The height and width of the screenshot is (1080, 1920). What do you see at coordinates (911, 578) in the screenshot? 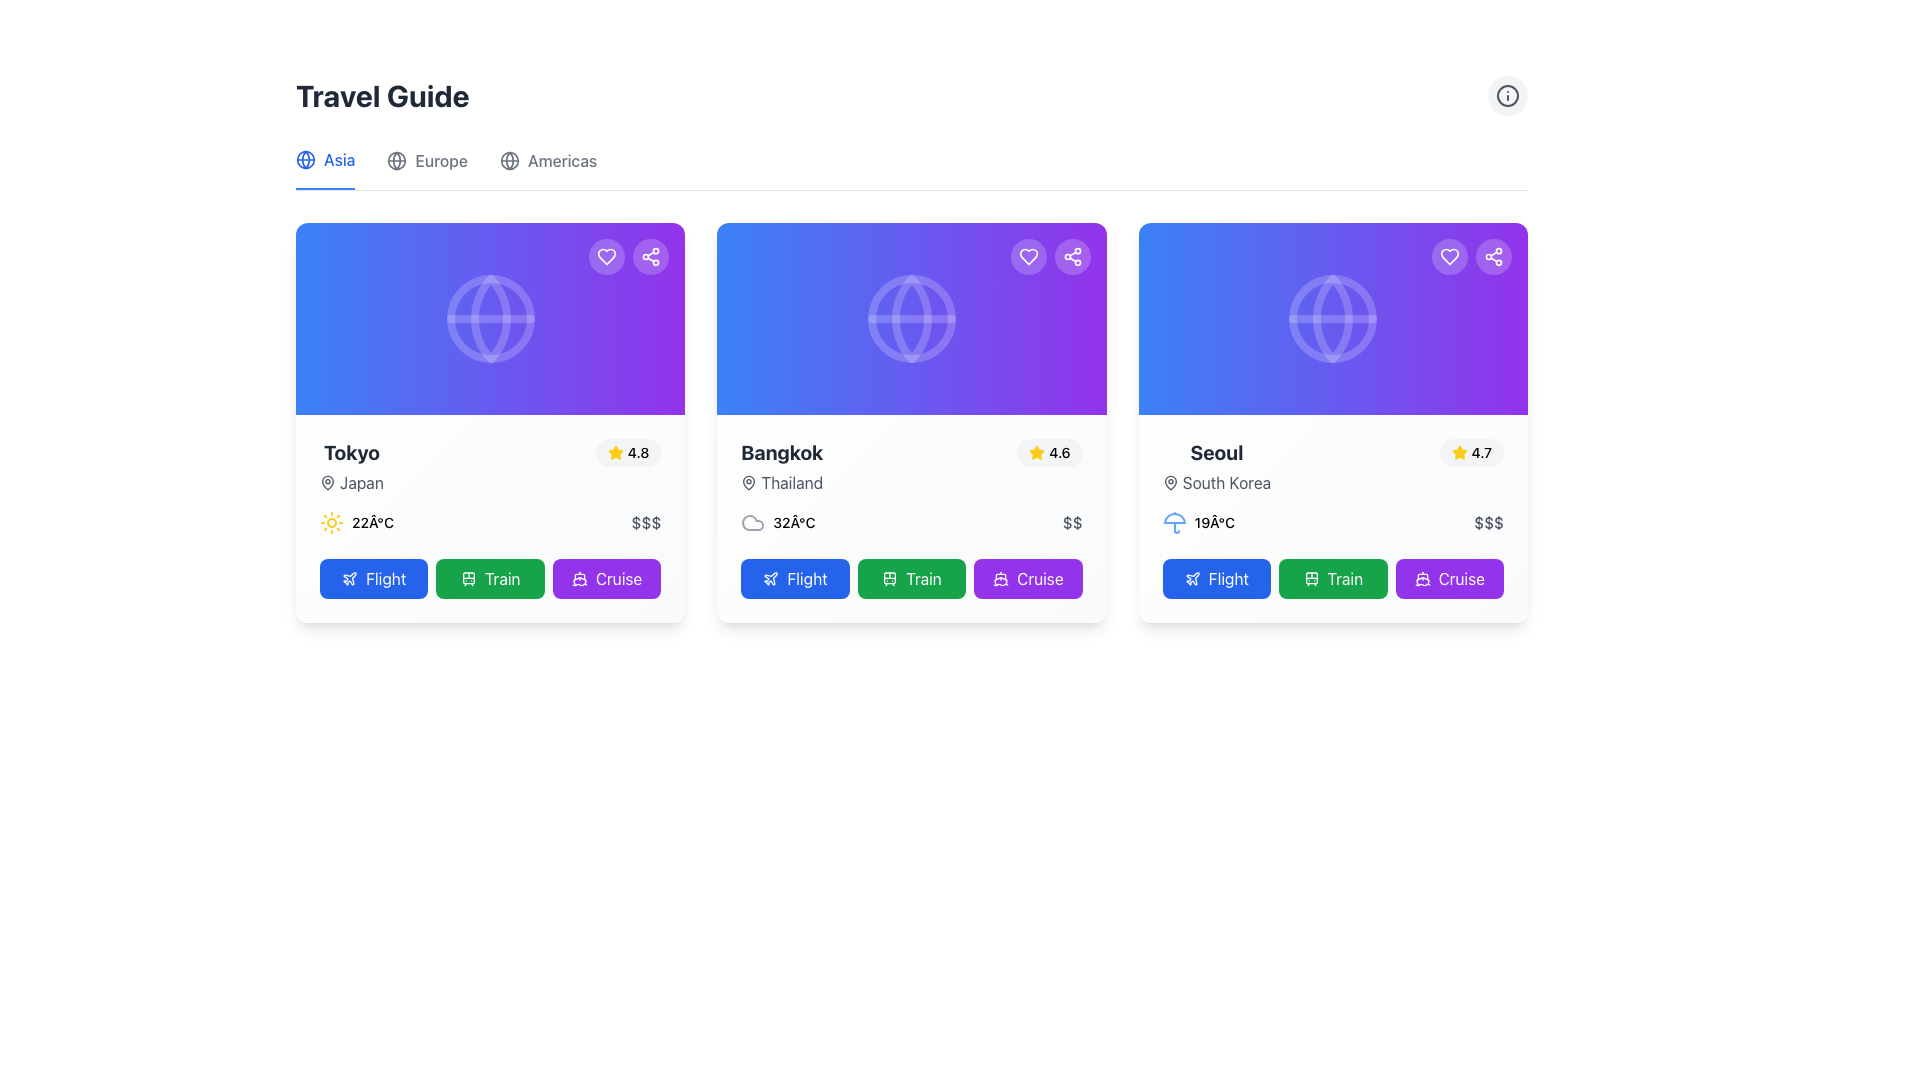
I see `the second button in the horizontal group of three buttons located at the bottom of the 'Bangkok' card` at bounding box center [911, 578].